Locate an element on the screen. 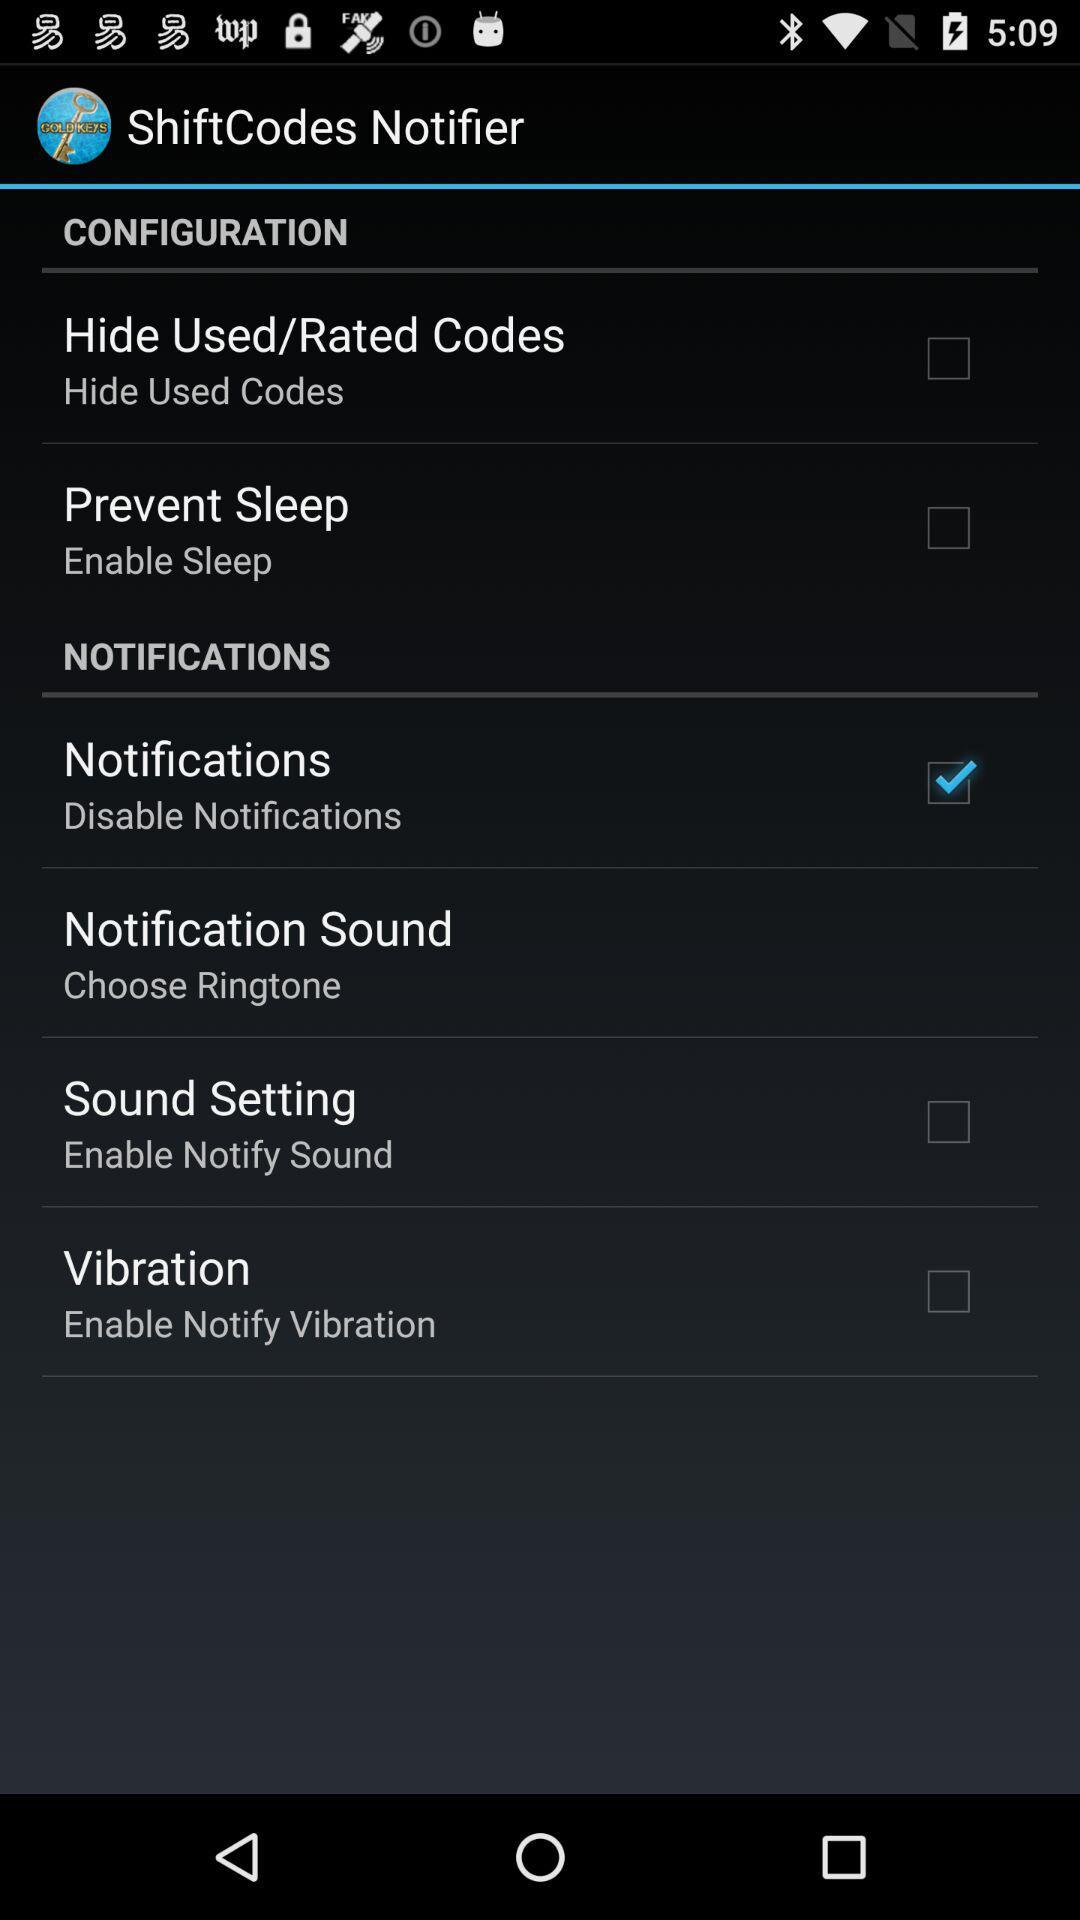 The image size is (1080, 1920). item below the notifications app is located at coordinates (231, 814).